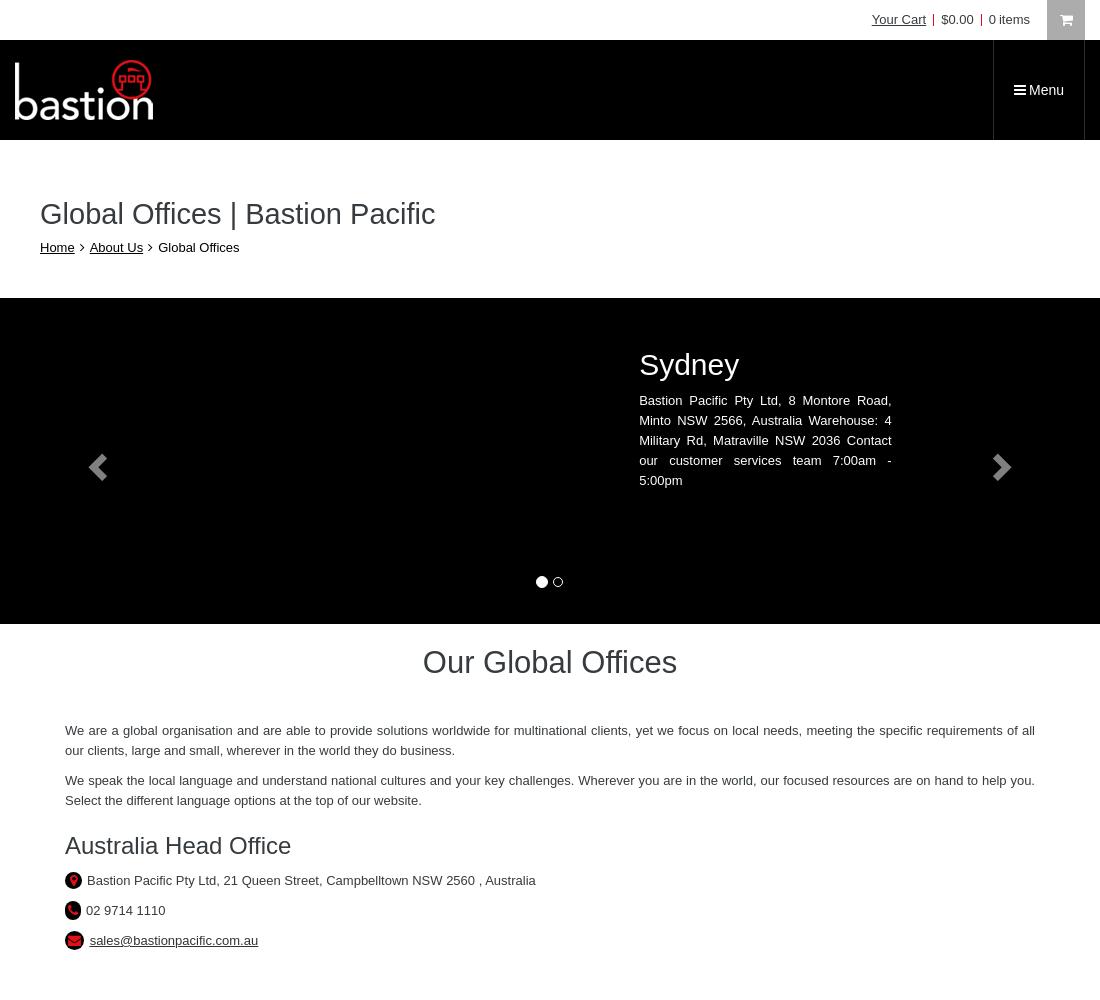 The height and width of the screenshot is (1000, 1100). What do you see at coordinates (550, 739) in the screenshot?
I see `'We are a global organisation and are able to provide solutions worldwide for multinational clients, yet we focus on local needs, meeting the specific requirements of all our clients, large and small, wherever in the world they do business.'` at bounding box center [550, 739].